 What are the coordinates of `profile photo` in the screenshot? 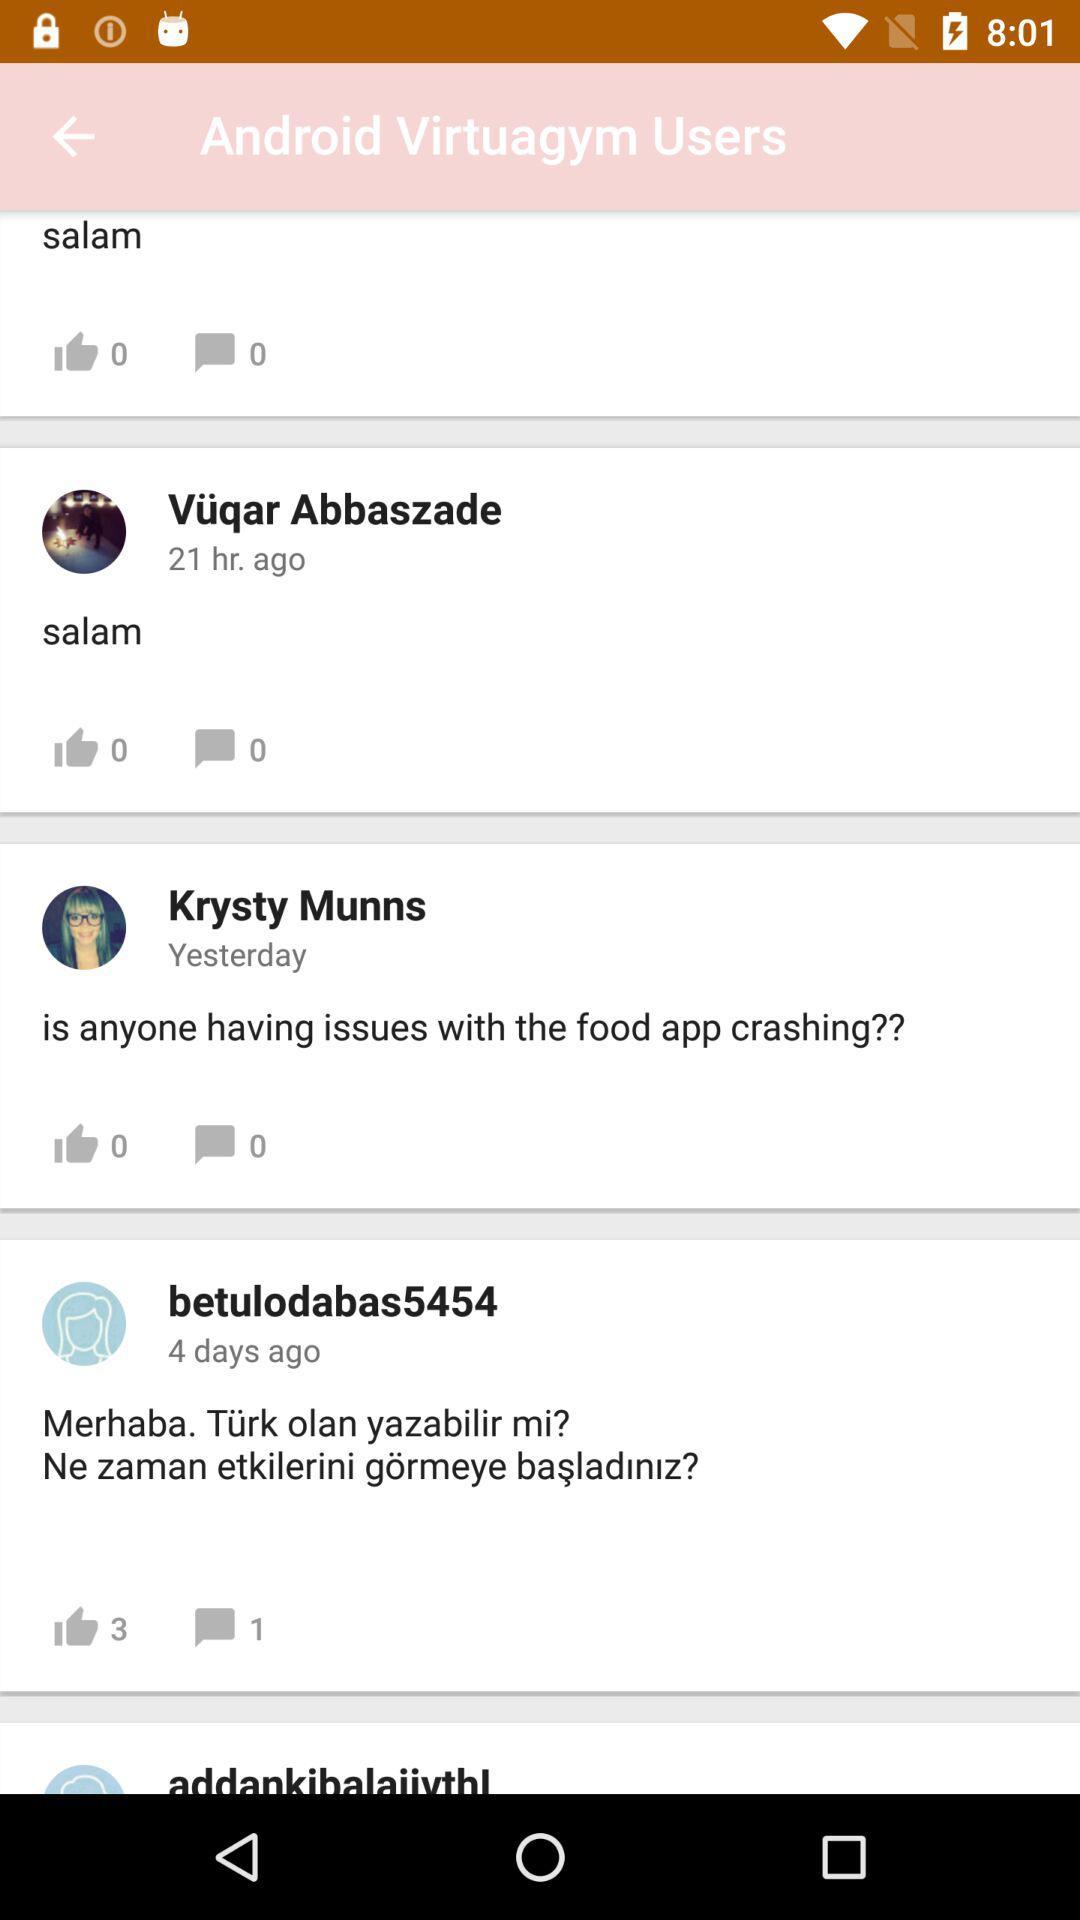 It's located at (83, 1323).